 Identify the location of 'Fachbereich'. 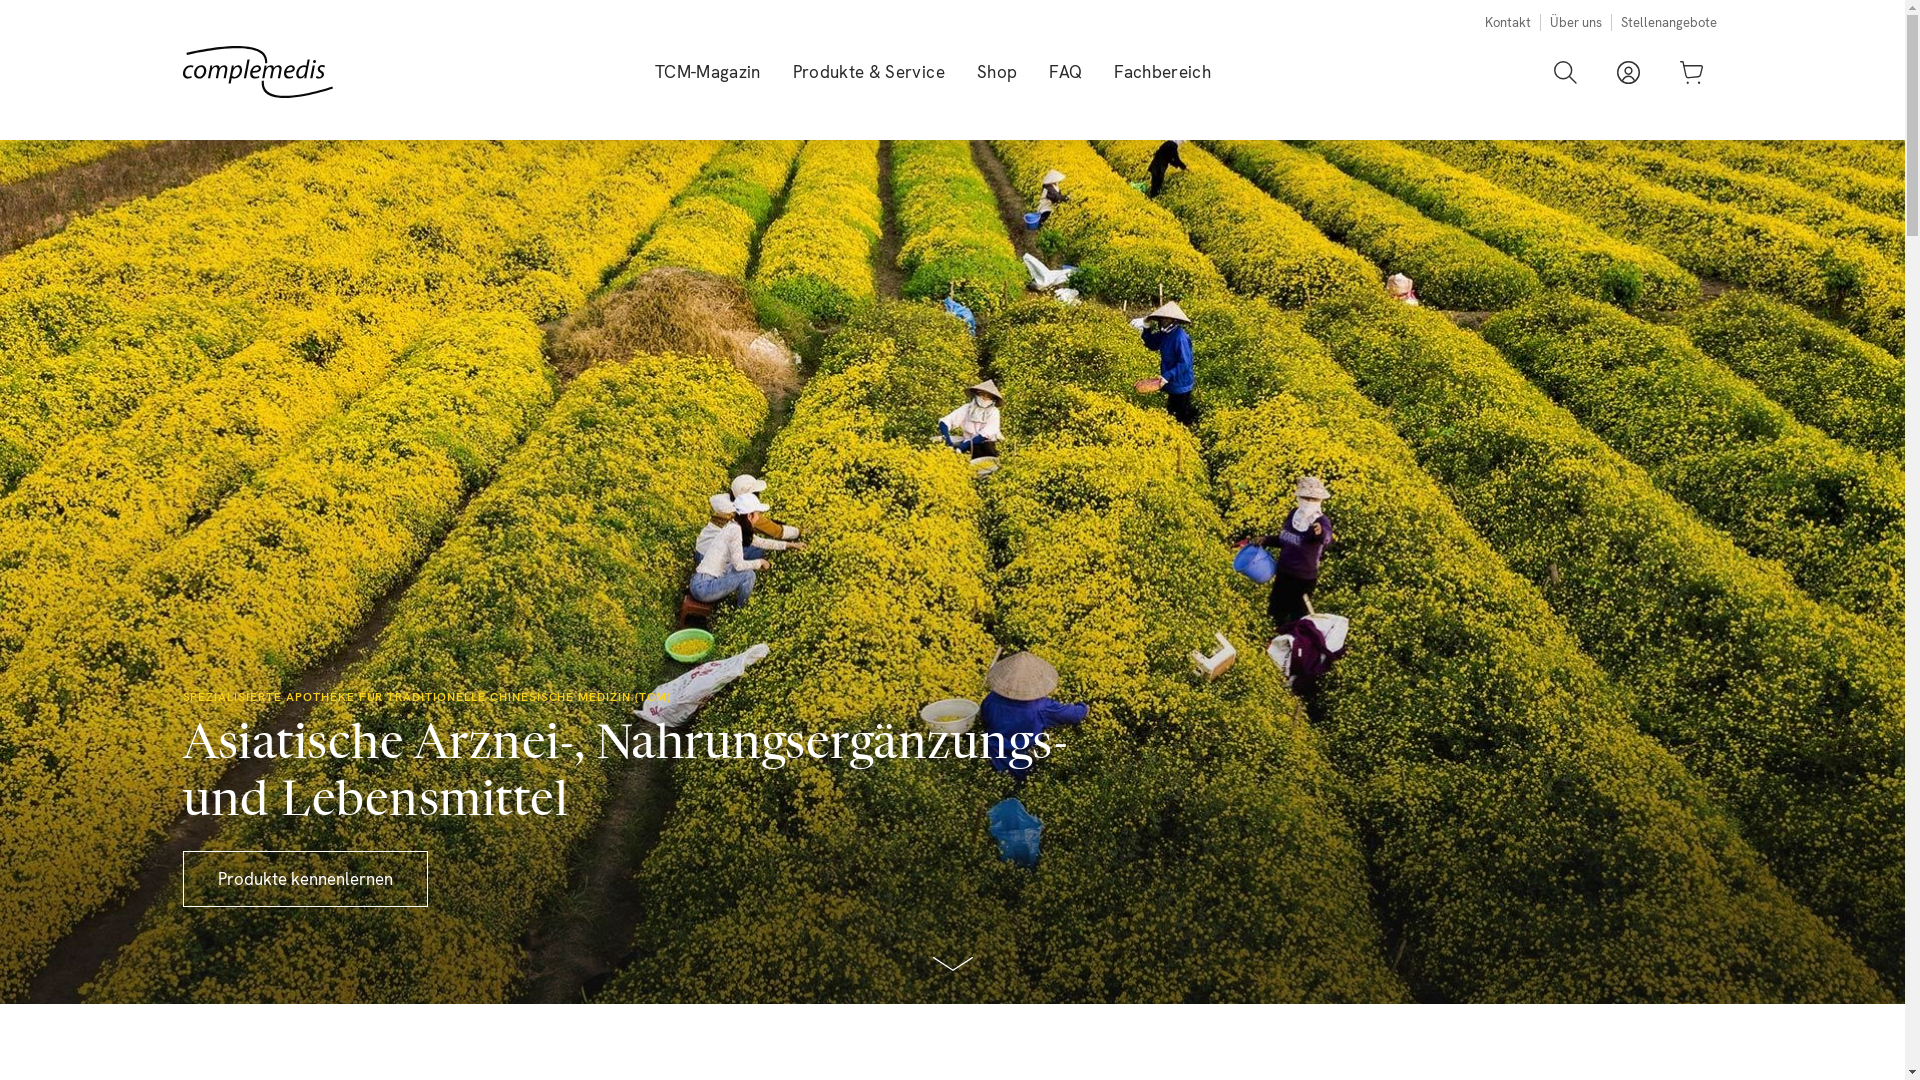
(1162, 71).